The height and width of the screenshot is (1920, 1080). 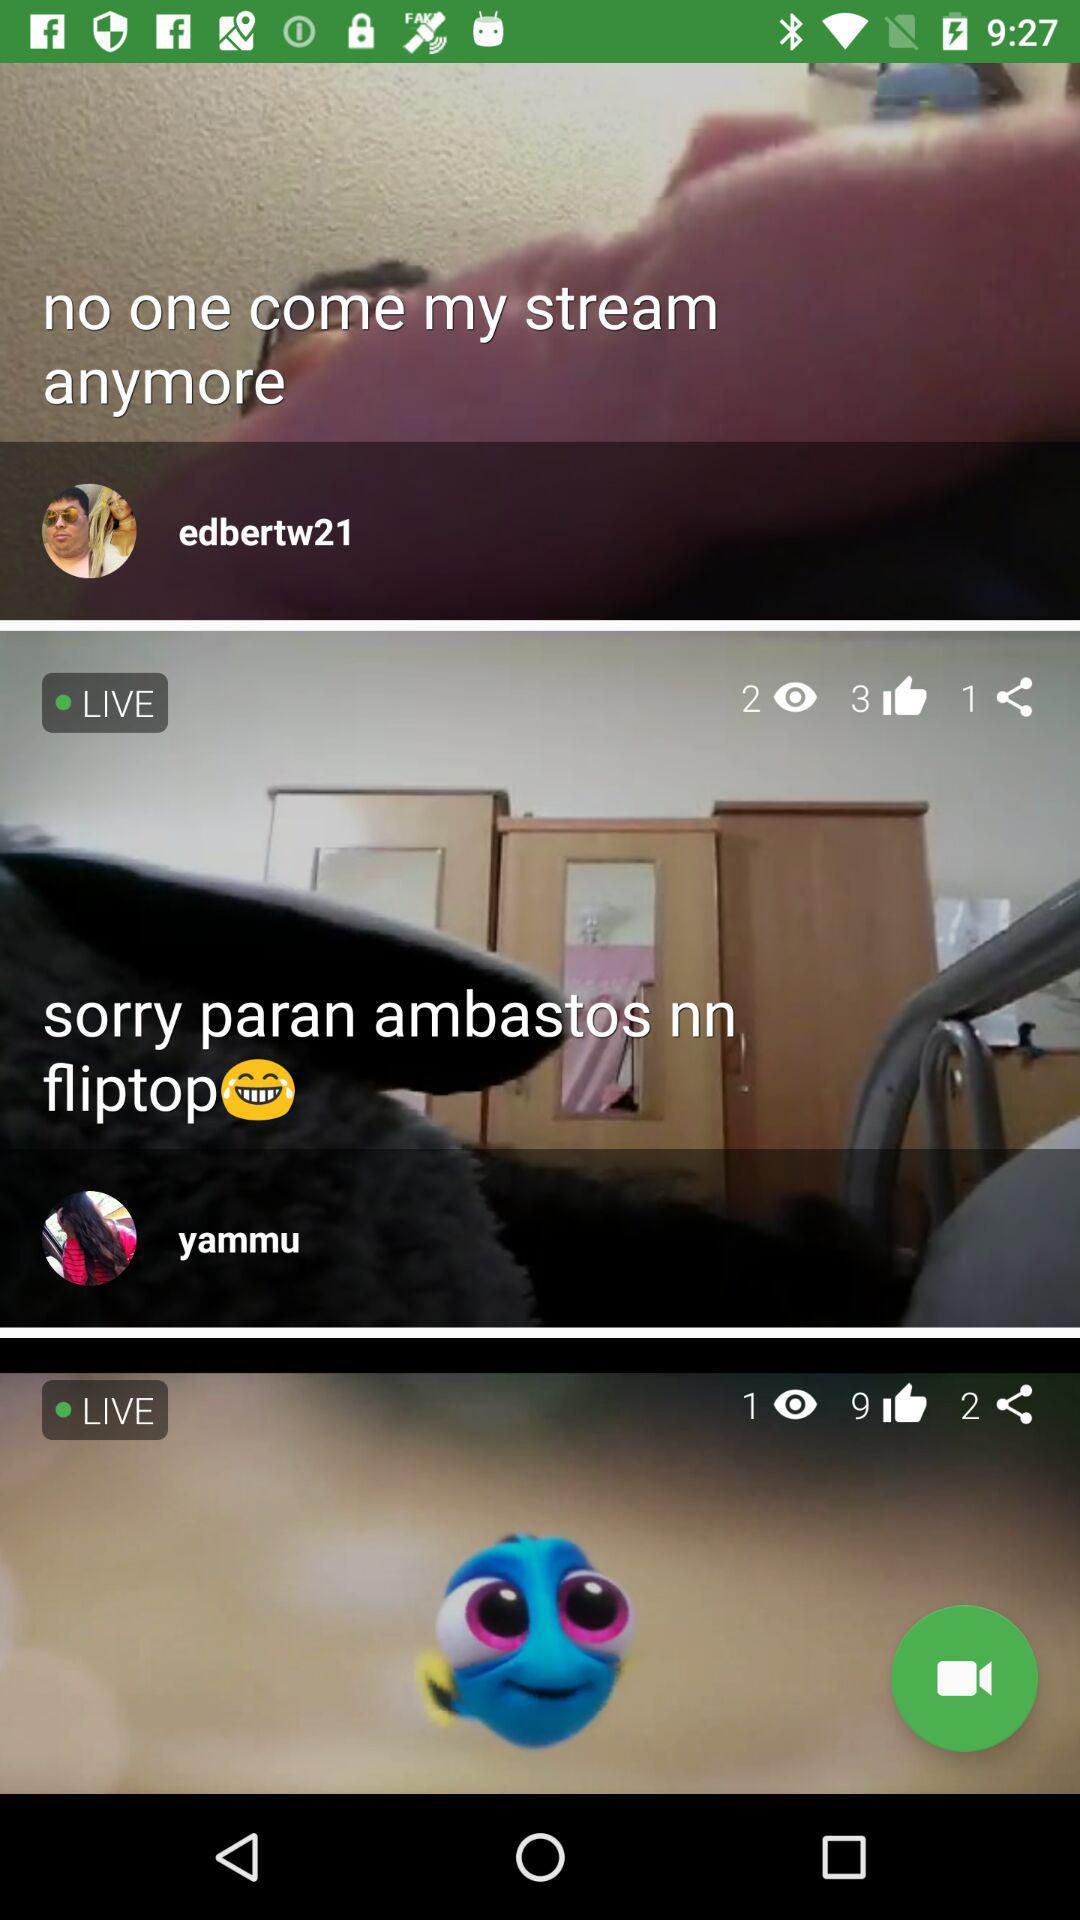 I want to click on the videocam icon, so click(x=963, y=1678).